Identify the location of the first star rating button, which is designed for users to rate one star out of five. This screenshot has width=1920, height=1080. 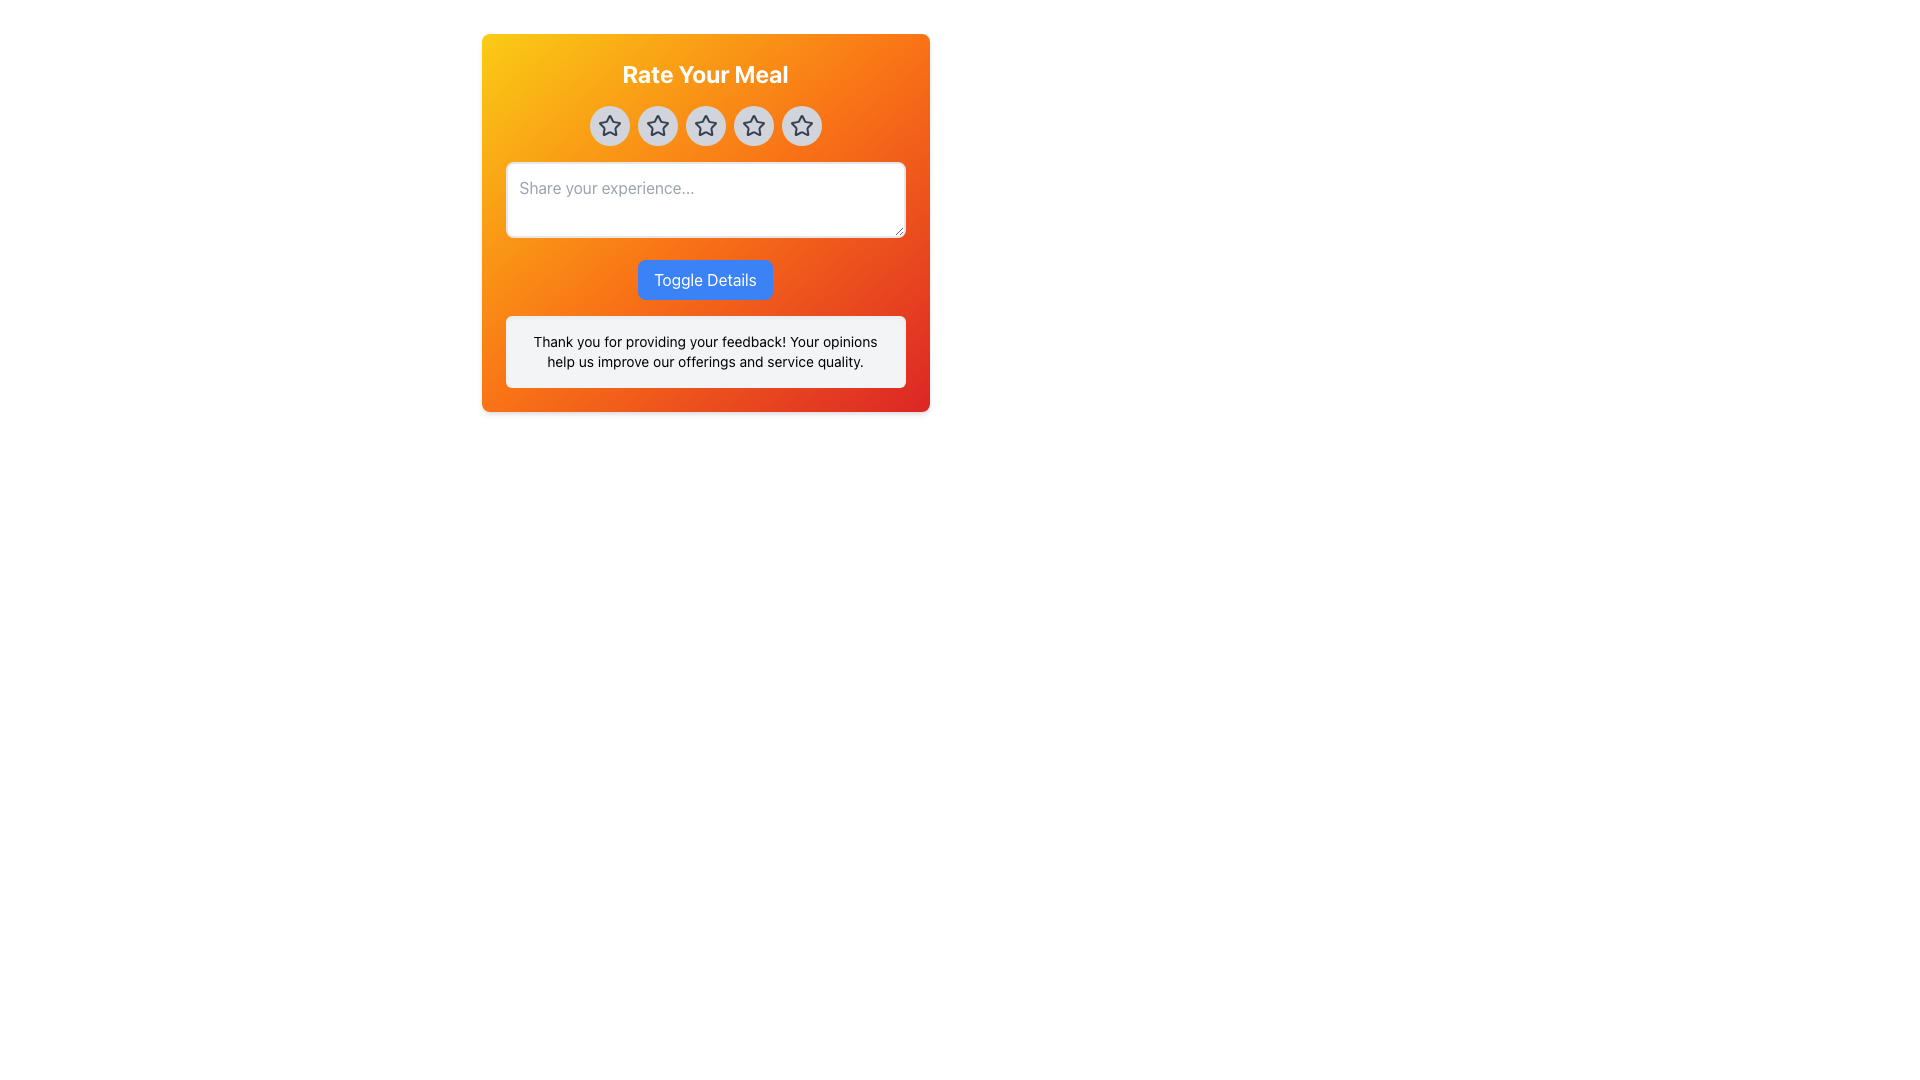
(608, 126).